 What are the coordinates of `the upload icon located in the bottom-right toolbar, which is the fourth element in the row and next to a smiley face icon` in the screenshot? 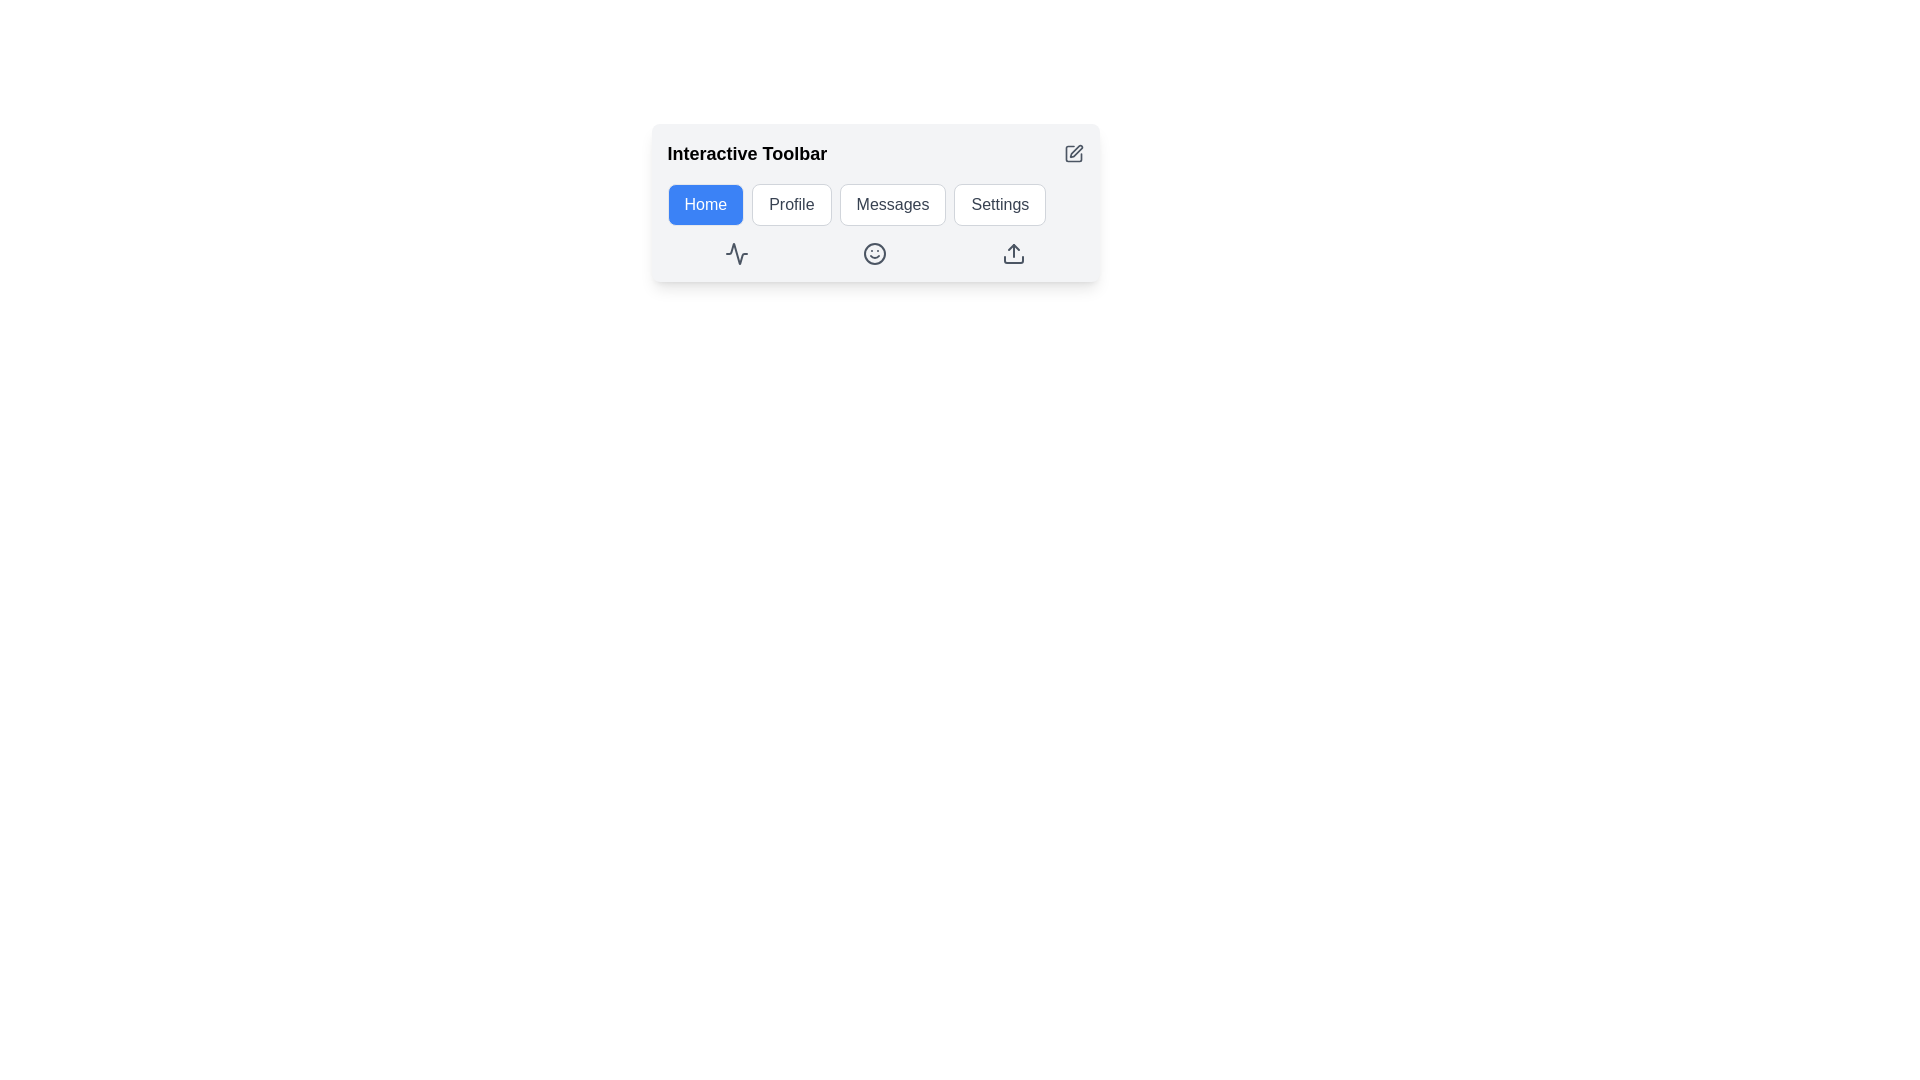 It's located at (1013, 253).